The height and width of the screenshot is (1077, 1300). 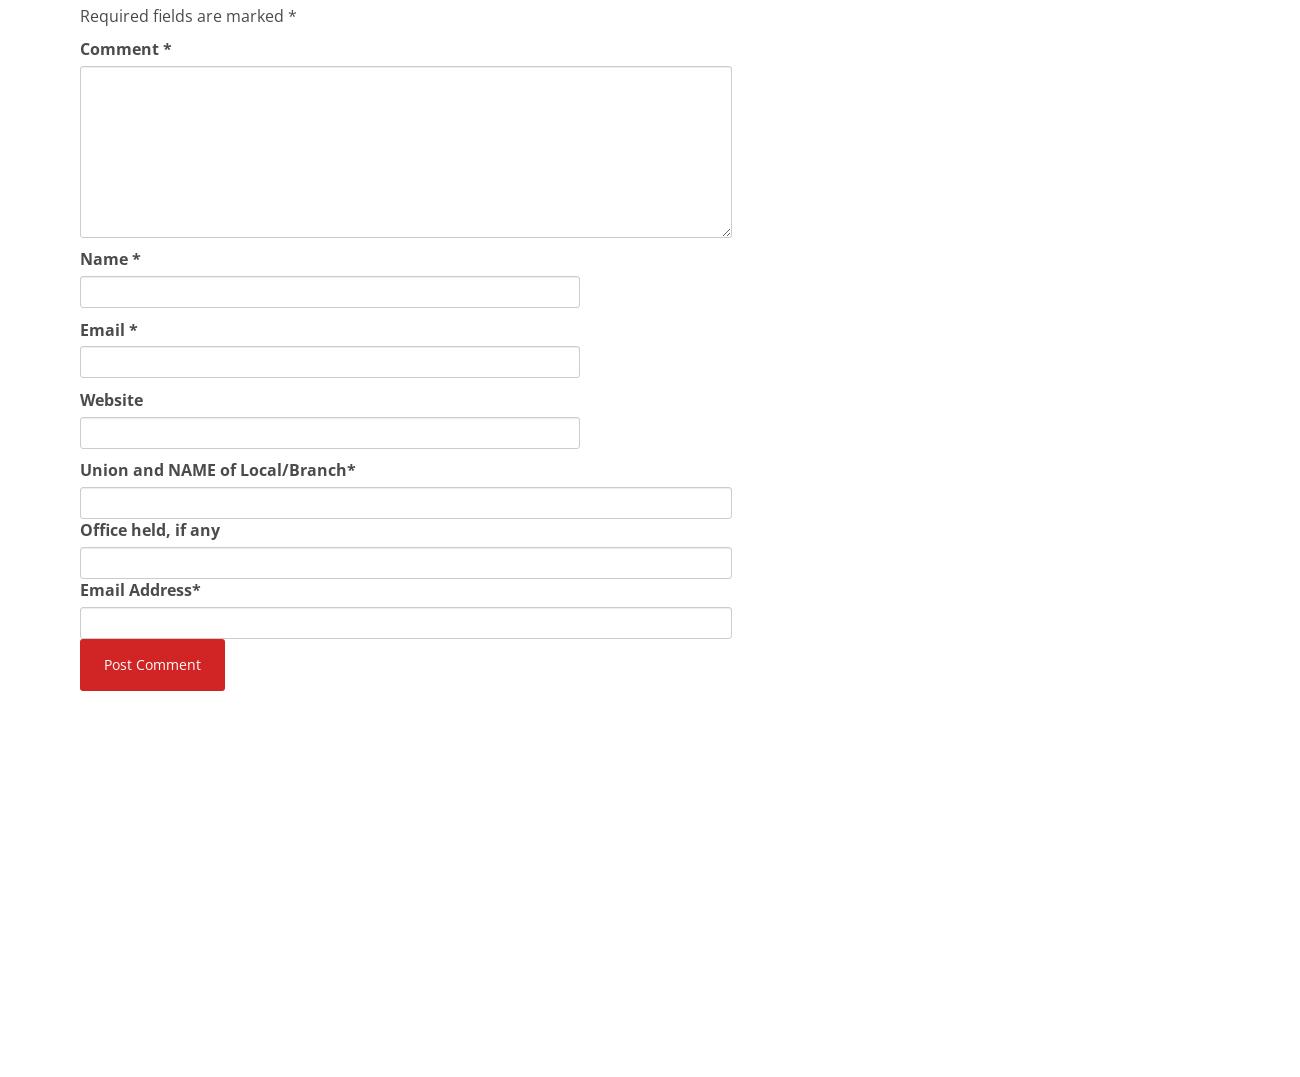 I want to click on 'Email Address', so click(x=134, y=588).